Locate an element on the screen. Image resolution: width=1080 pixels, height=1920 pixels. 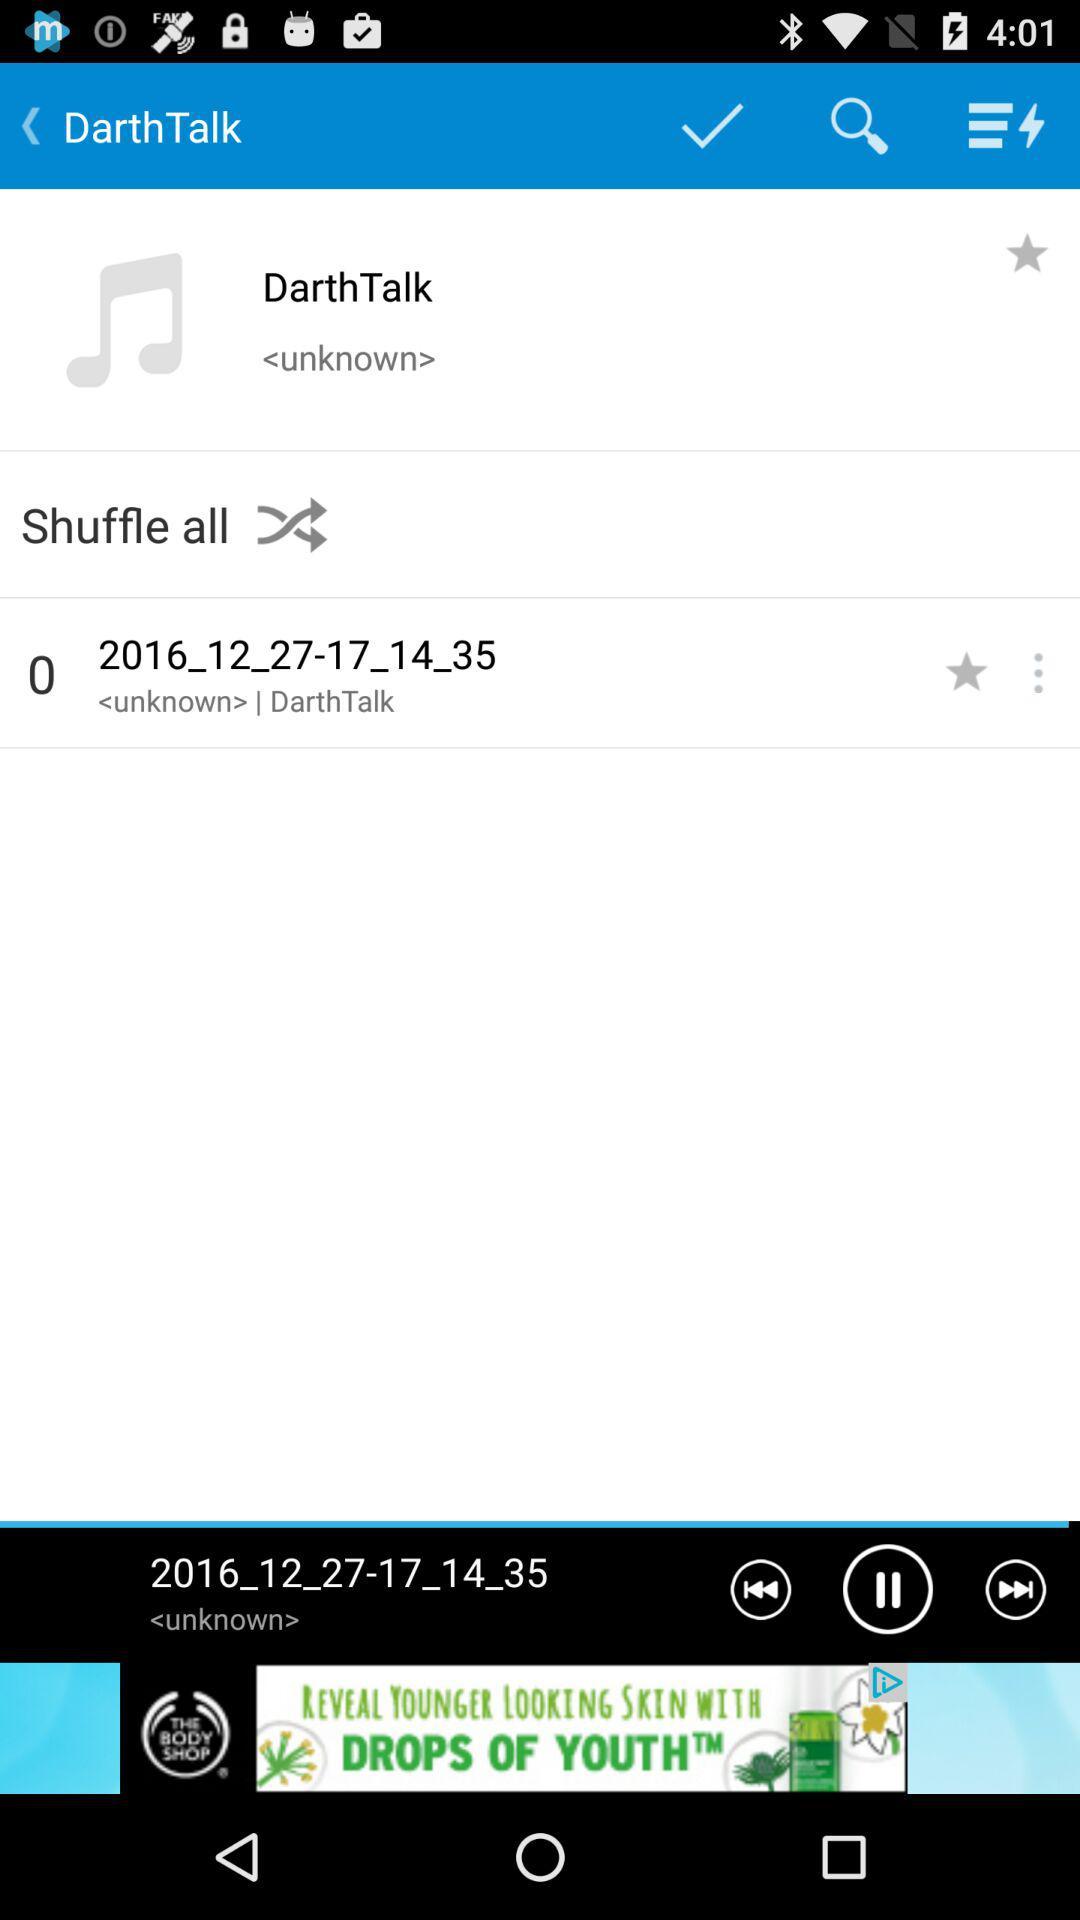
the menu icon is located at coordinates (1006, 133).